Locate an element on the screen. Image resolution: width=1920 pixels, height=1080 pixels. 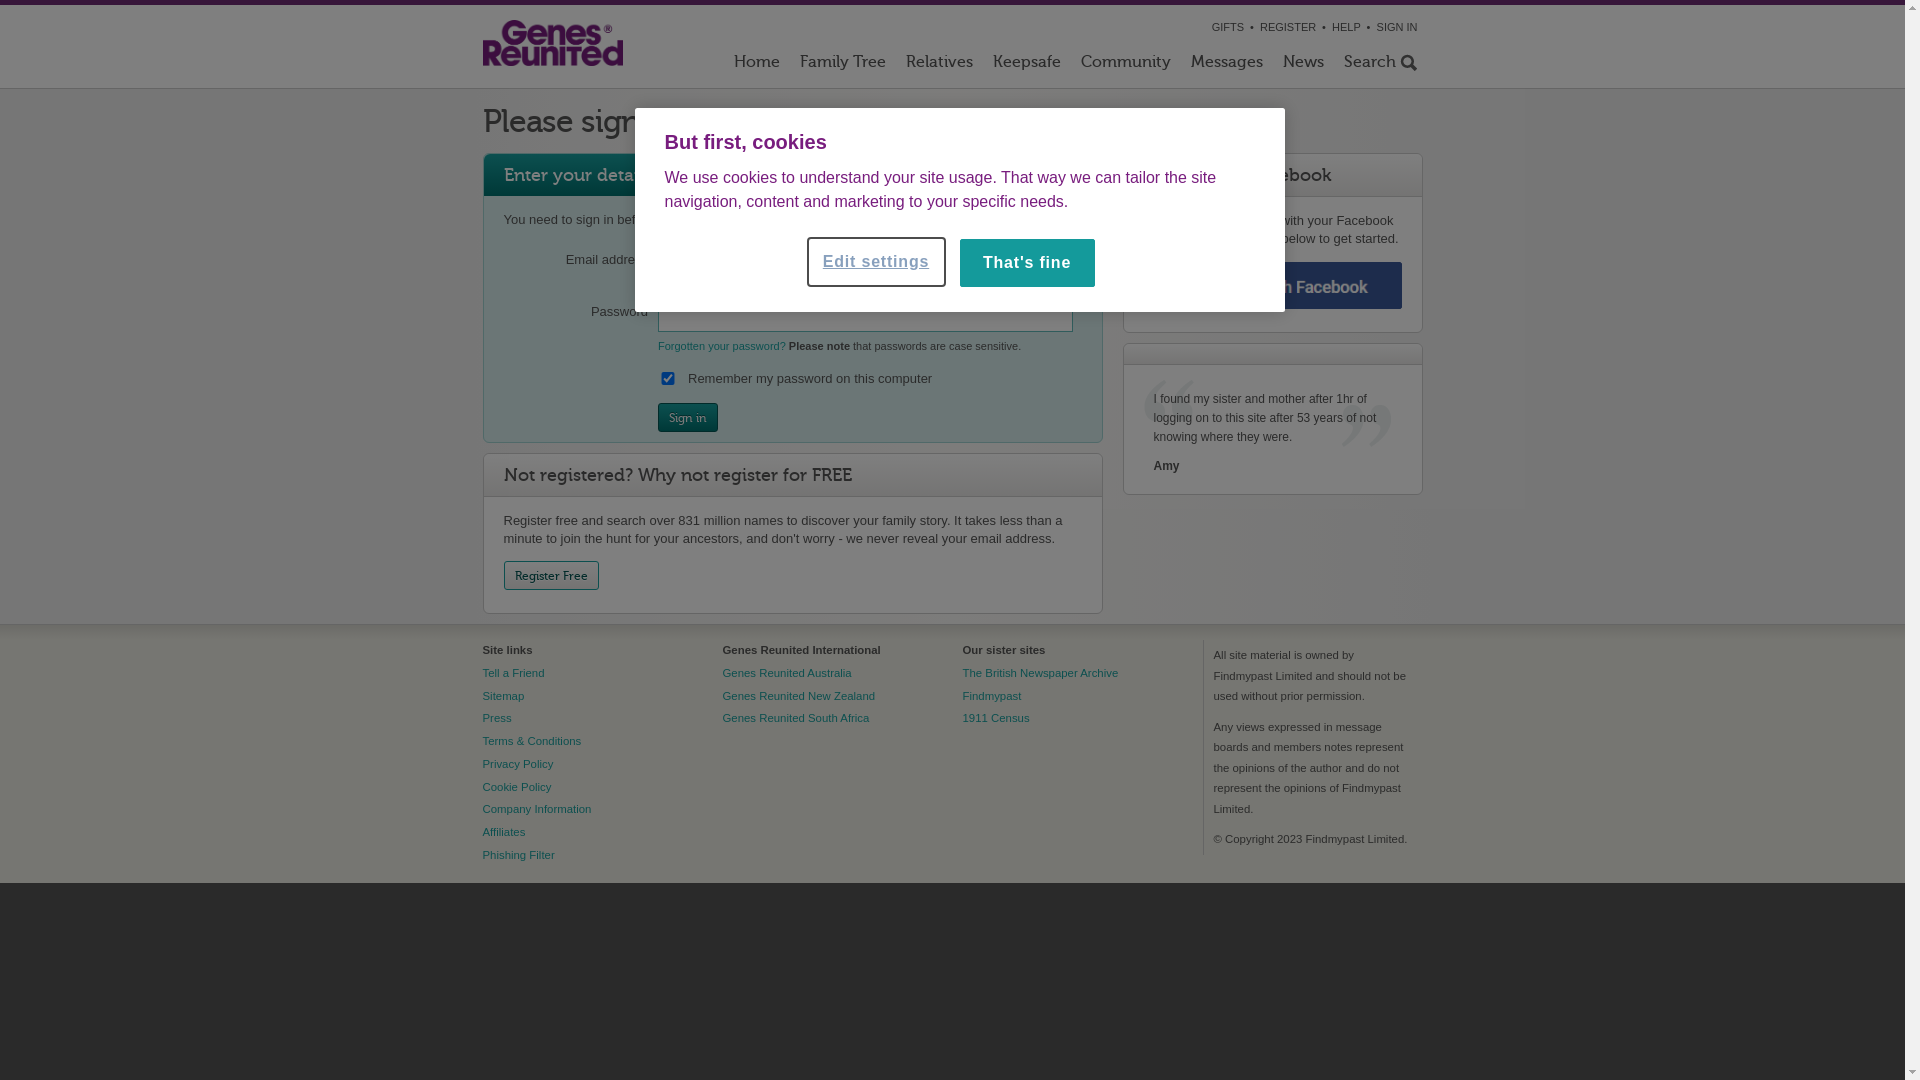
'Genes Reunited New Zealand' is located at coordinates (797, 694).